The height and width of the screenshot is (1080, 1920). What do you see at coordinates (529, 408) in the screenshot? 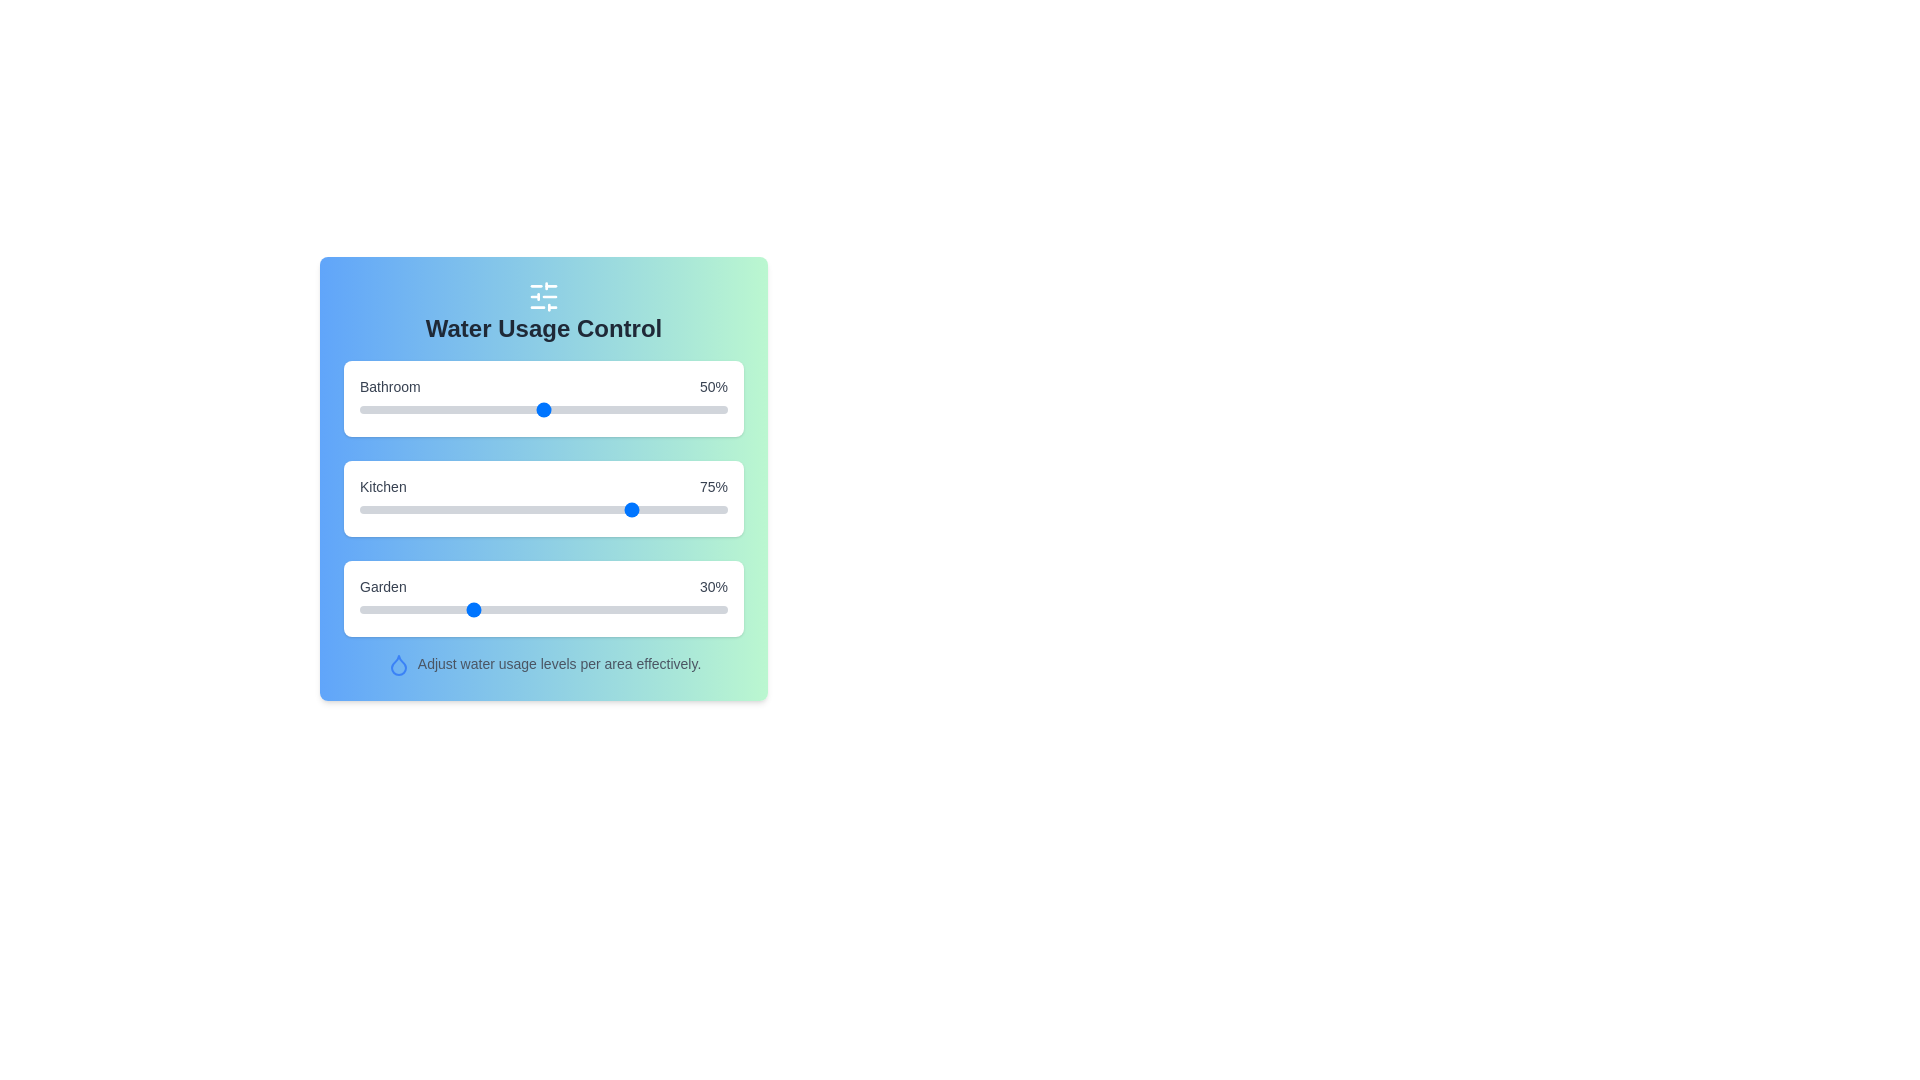
I see `the Bathroom usage slider to 46%` at bounding box center [529, 408].